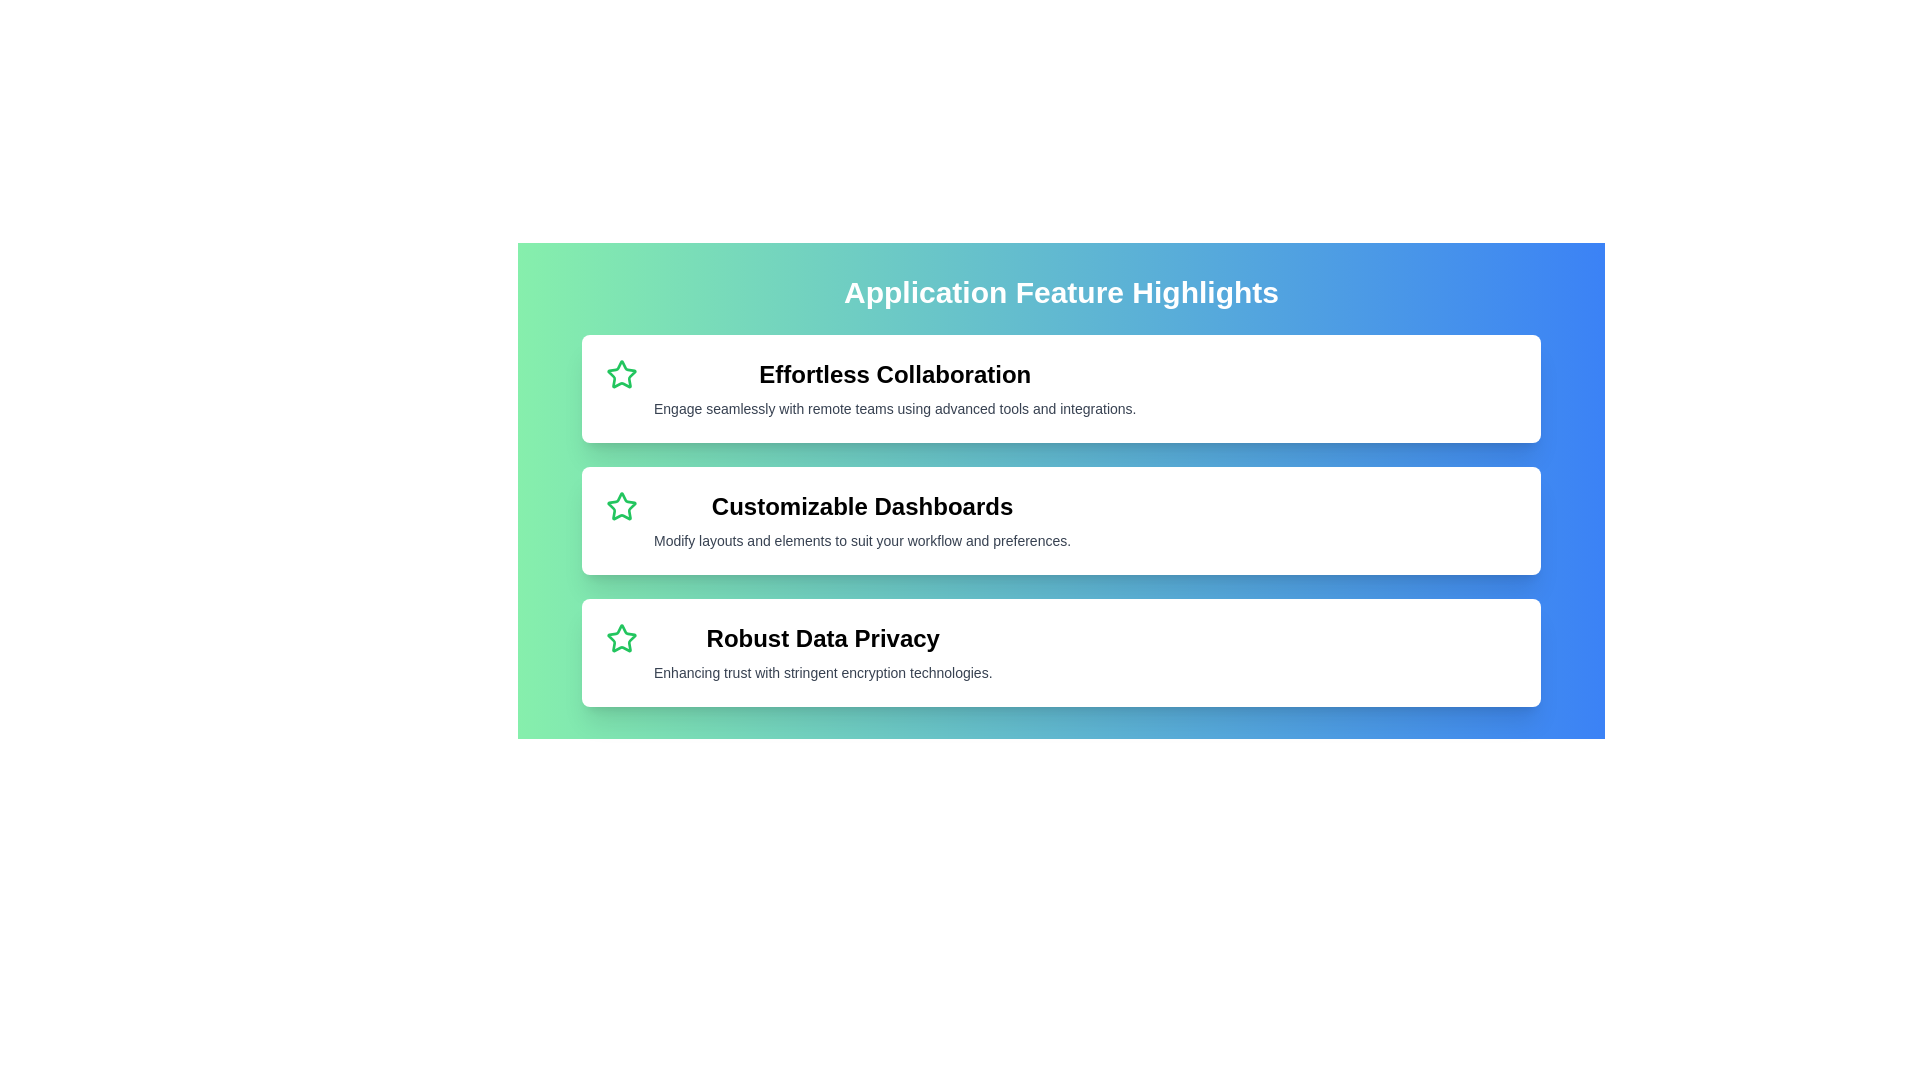 This screenshot has height=1080, width=1920. Describe the element at coordinates (823, 652) in the screenshot. I see `textual content block that is the third item in the vertical list of feature highlights, located beneath 'Effortless Collaboration' and 'Customizable Dashboards'` at that location.